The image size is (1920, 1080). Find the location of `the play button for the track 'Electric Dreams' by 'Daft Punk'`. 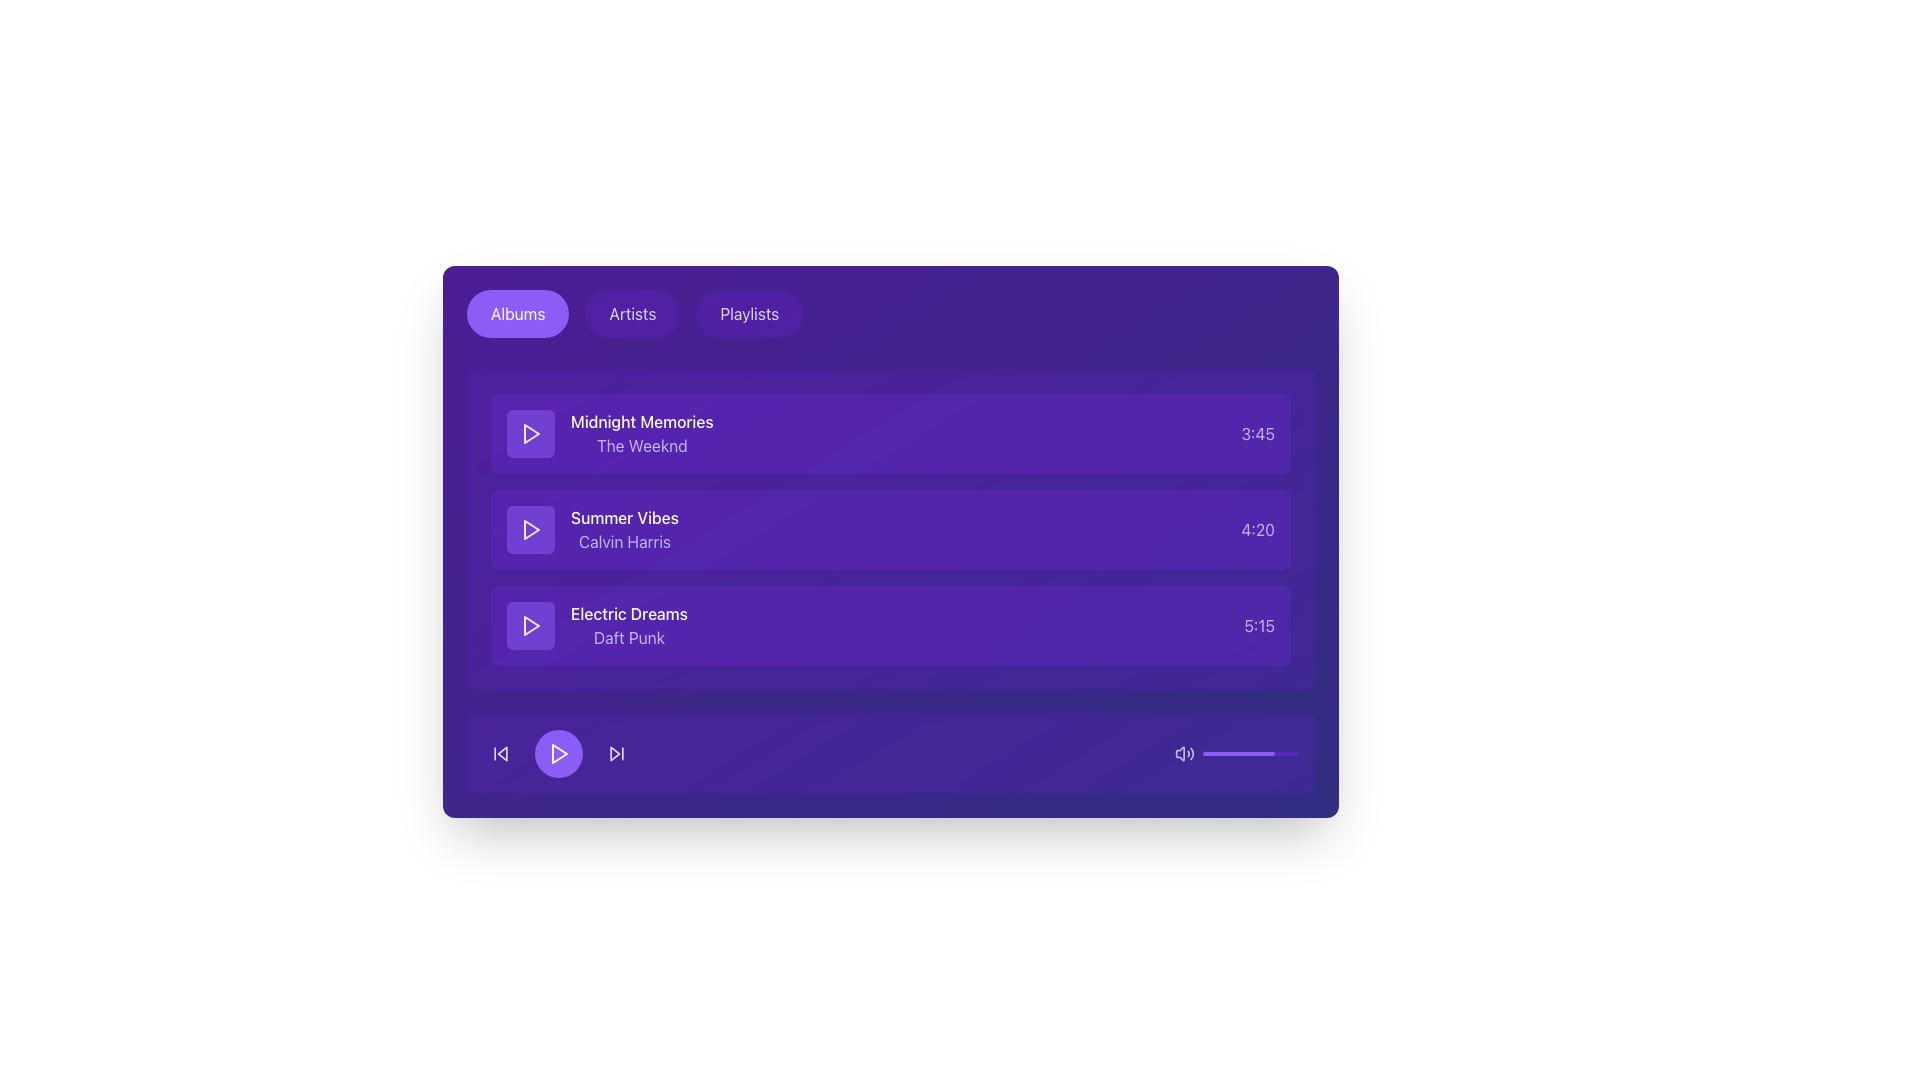

the play button for the track 'Electric Dreams' by 'Daft Punk' is located at coordinates (531, 624).